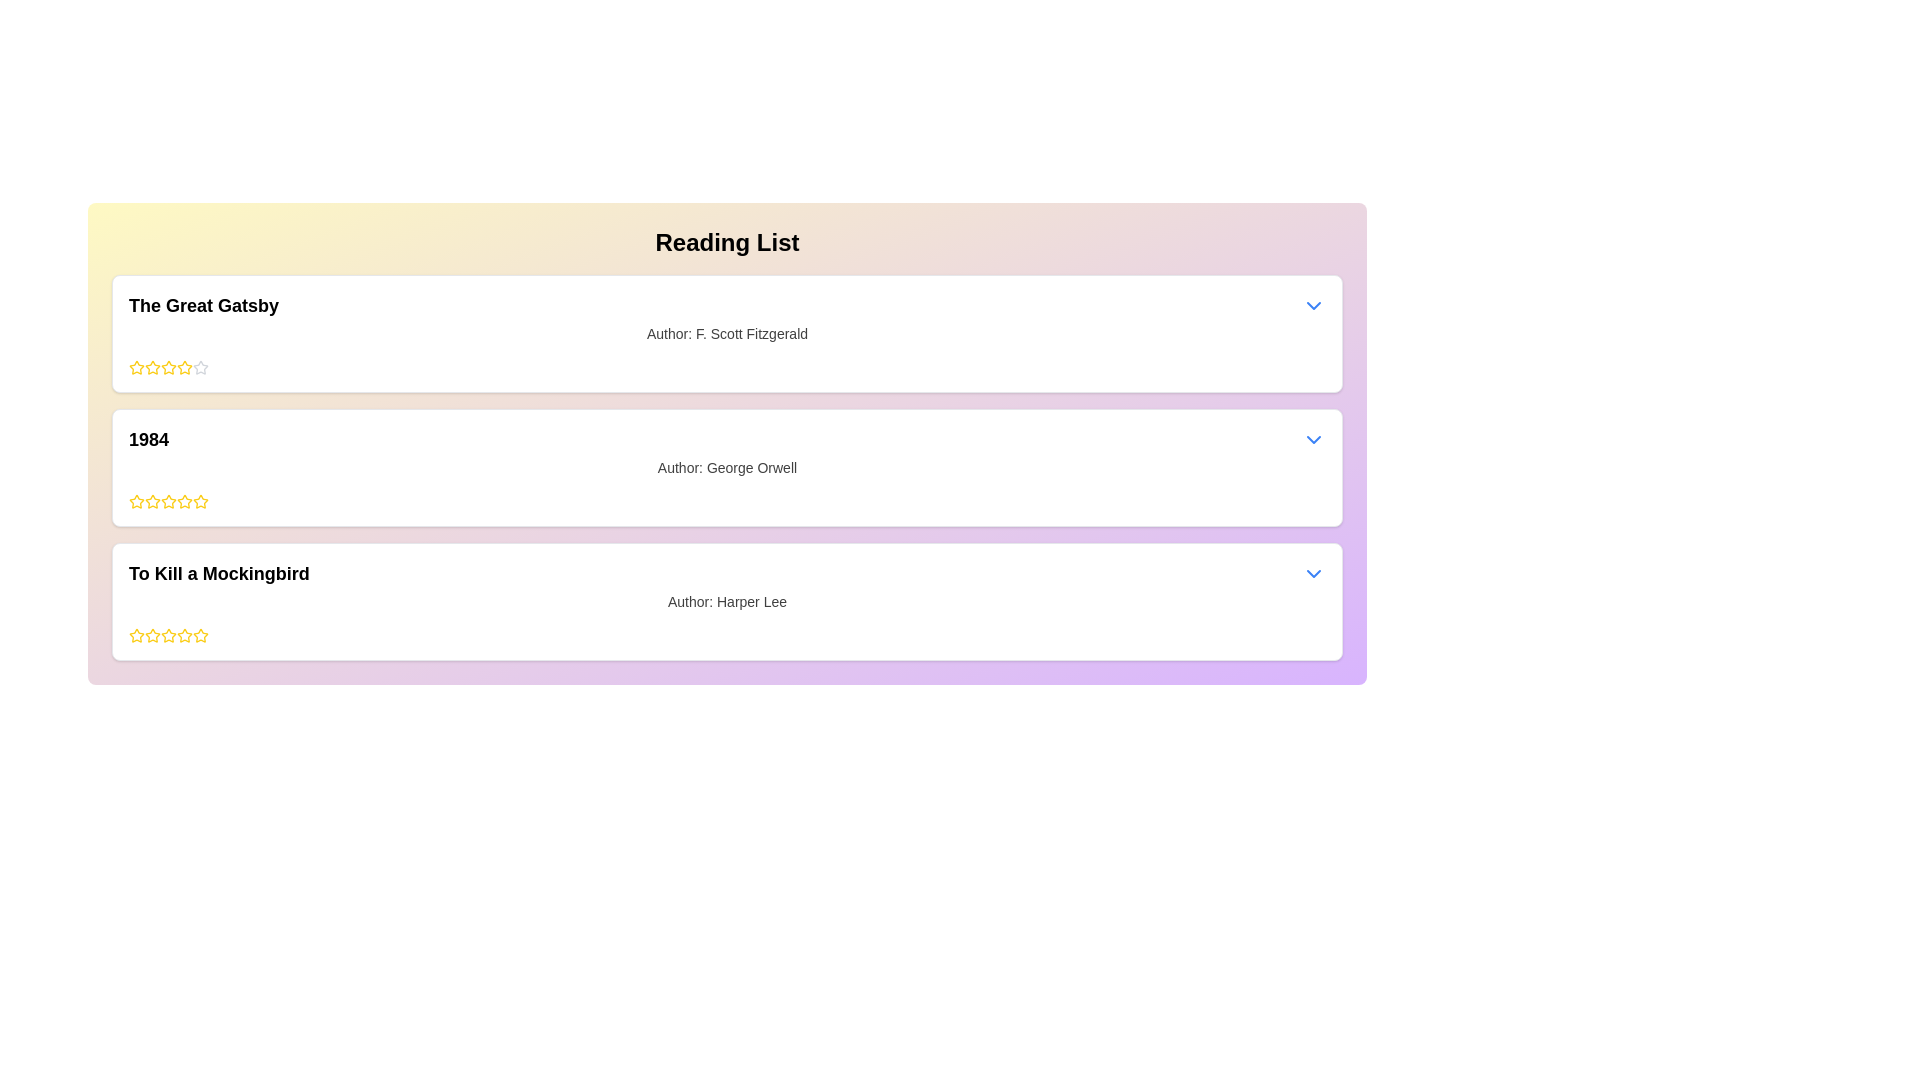  What do you see at coordinates (201, 500) in the screenshot?
I see `the second star icon in the rating system below the title '1984'` at bounding box center [201, 500].